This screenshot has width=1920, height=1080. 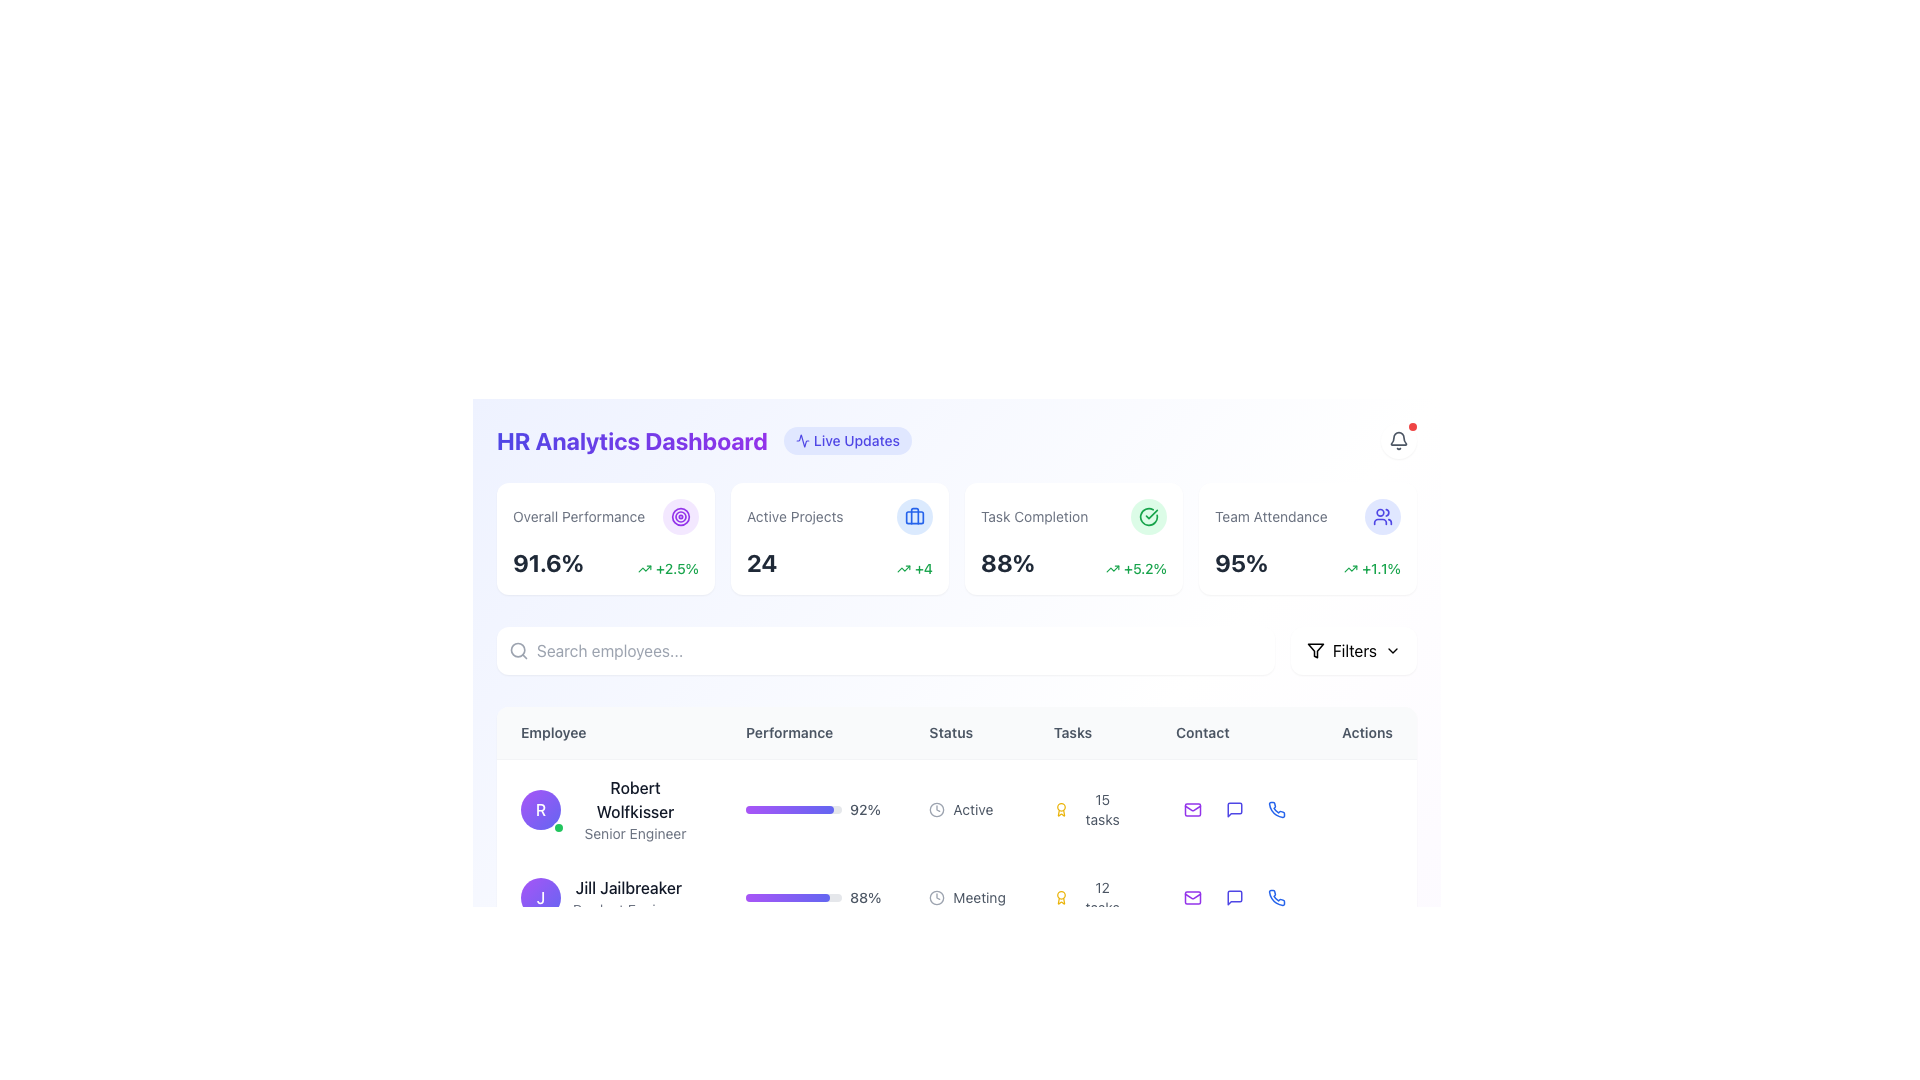 I want to click on the status indicator located at the bottom-right corner, which displays the text 'J.', so click(x=558, y=915).